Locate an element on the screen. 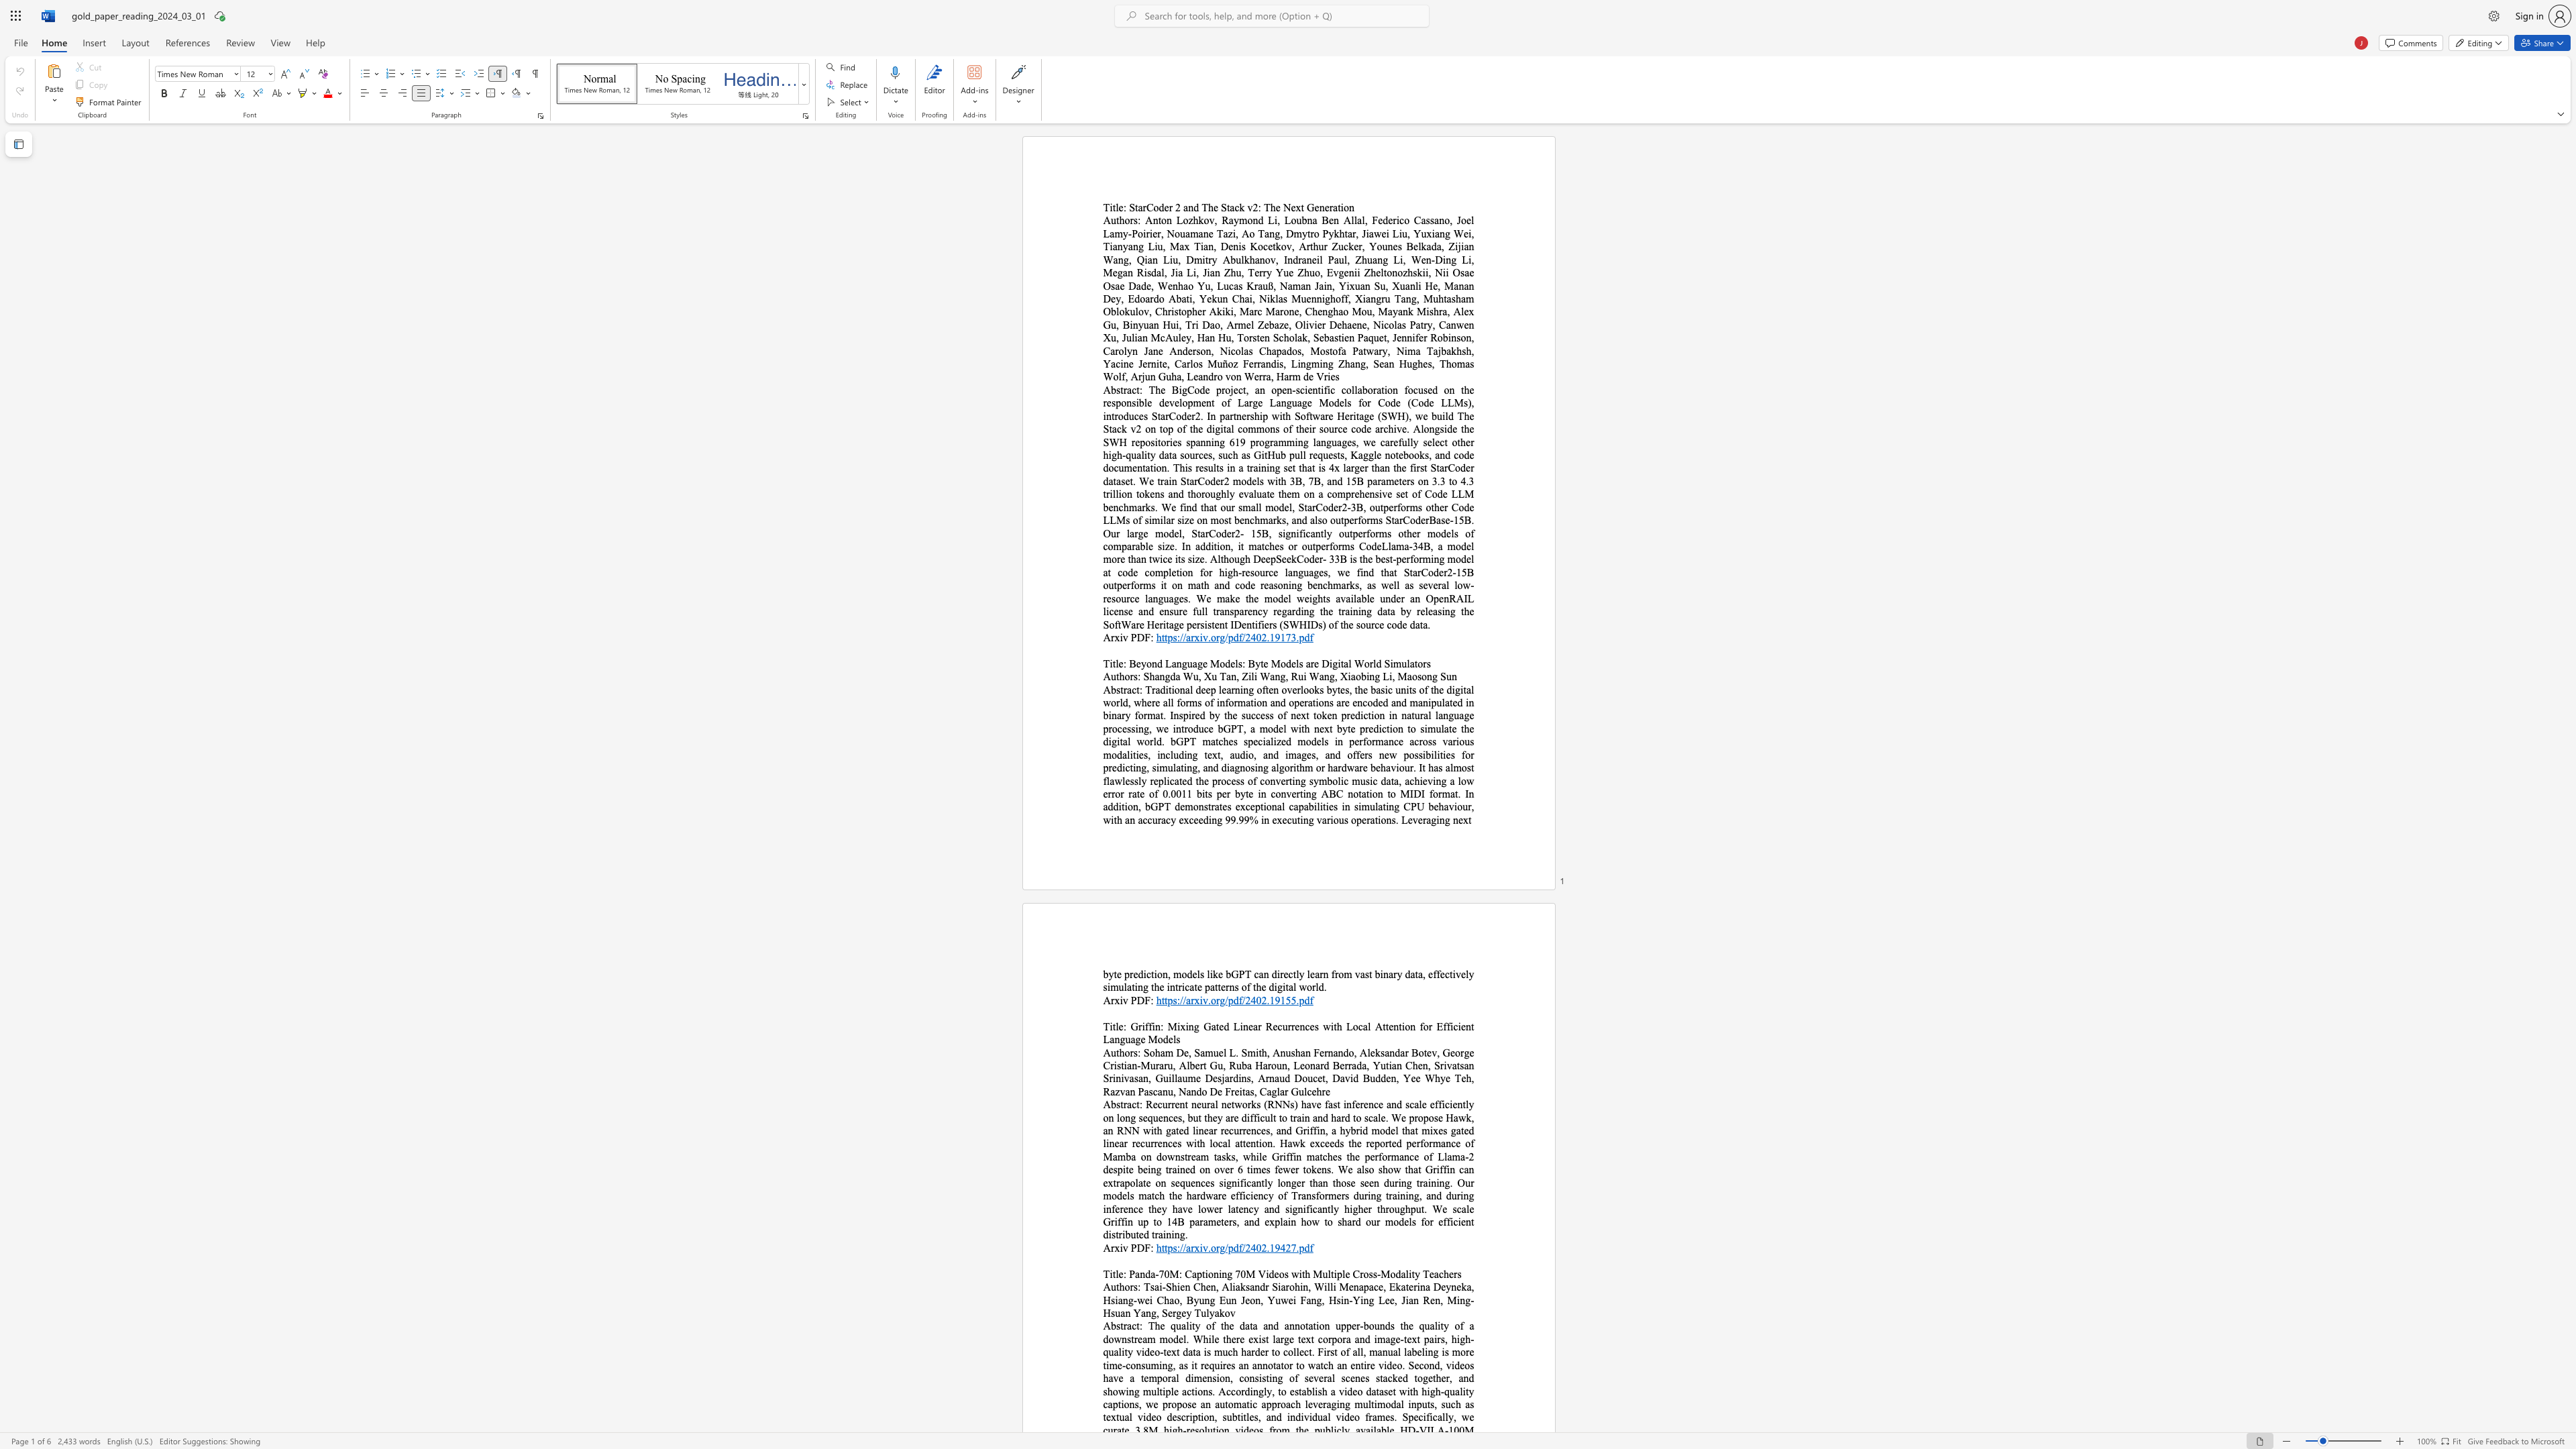 This screenshot has height=1449, width=2576. the subset text "bs" within the text "Abstract:" is located at coordinates (1111, 1103).